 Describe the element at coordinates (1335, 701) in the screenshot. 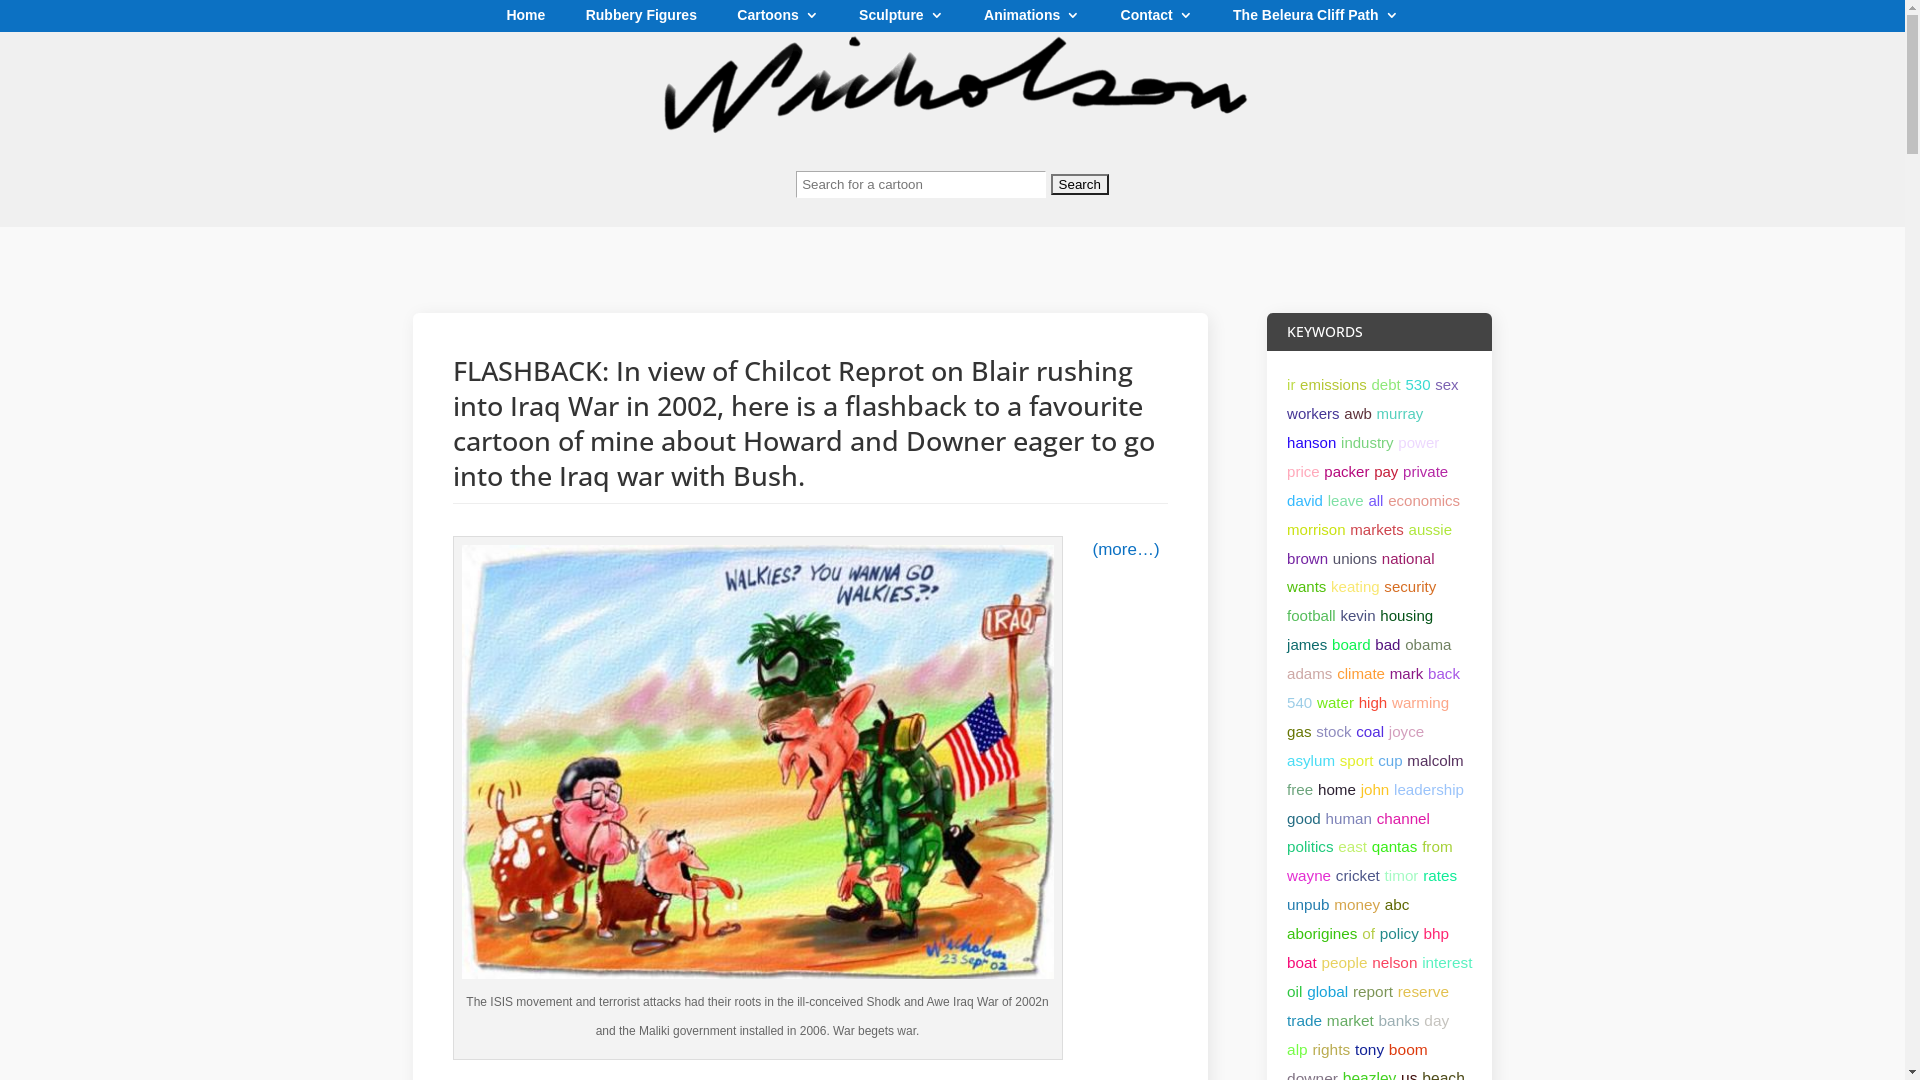

I see `'water'` at that location.